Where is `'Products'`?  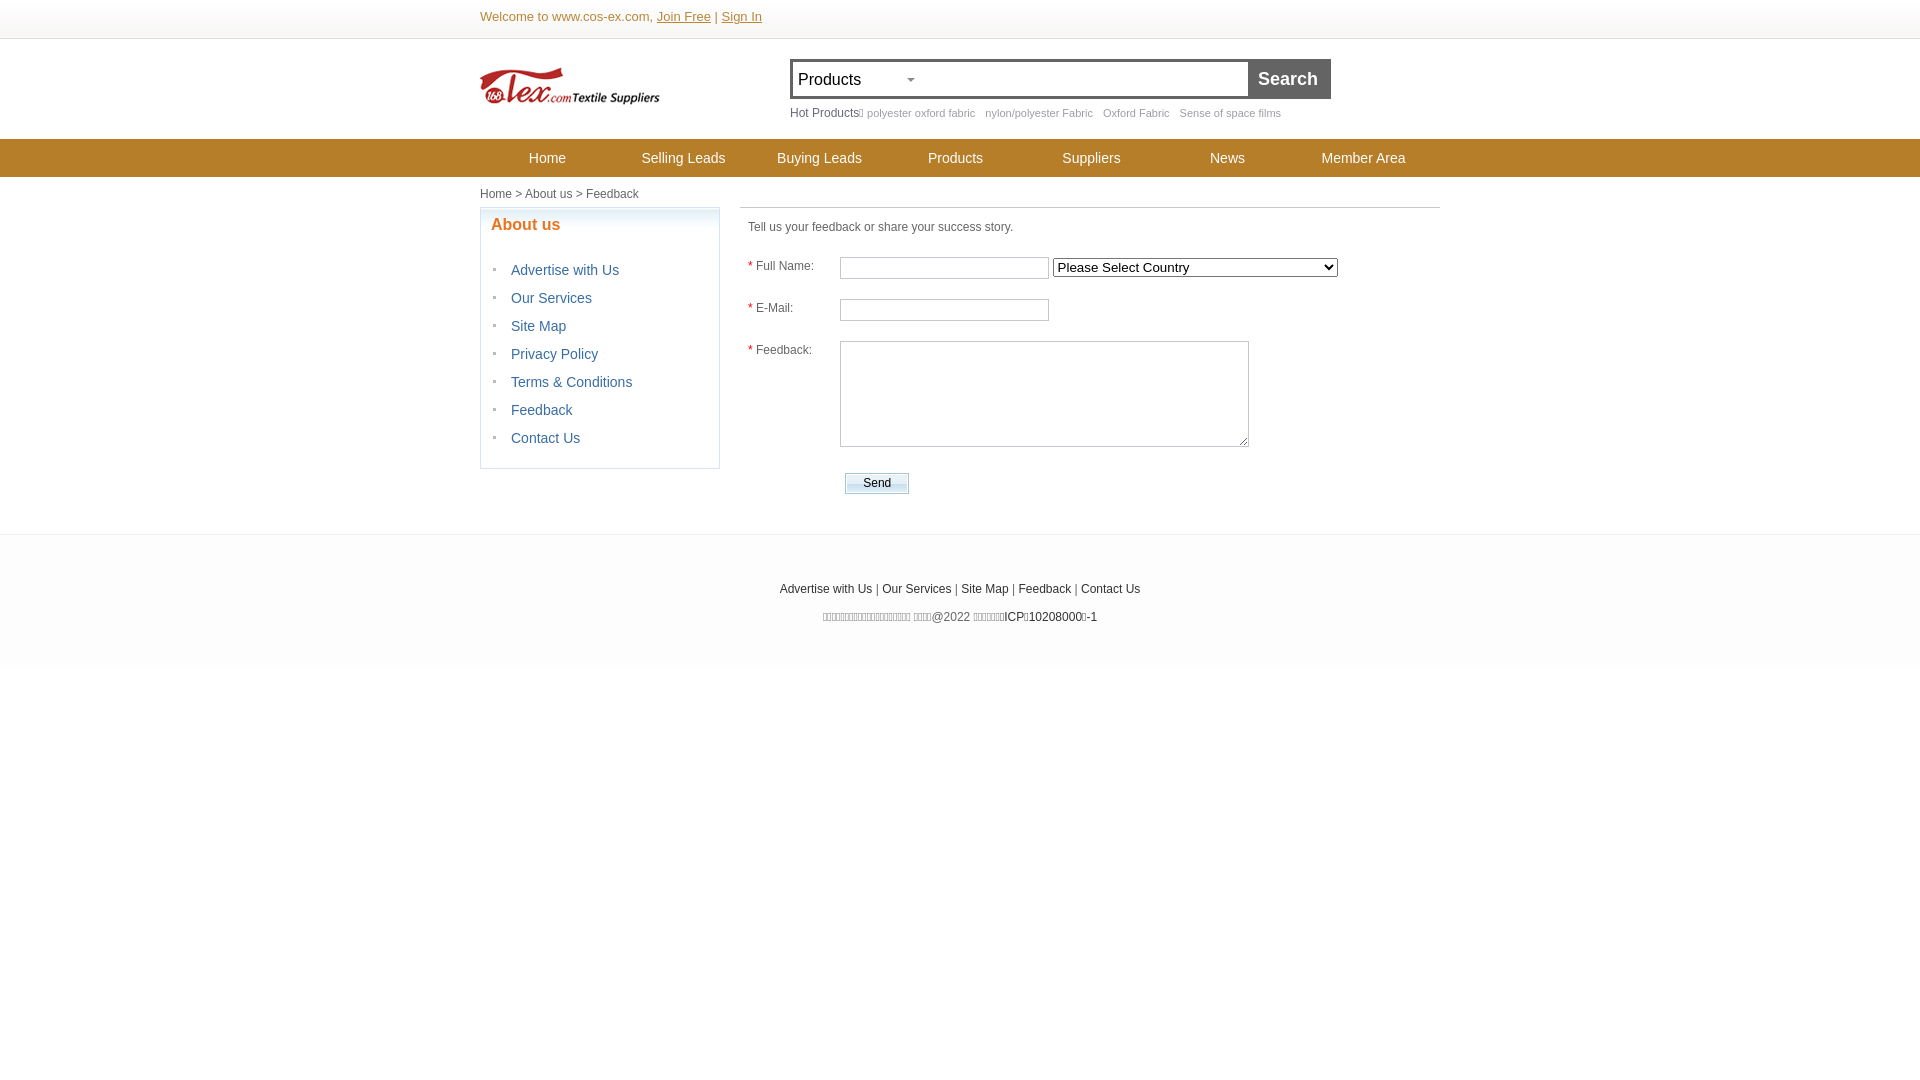
'Products' is located at coordinates (954, 157).